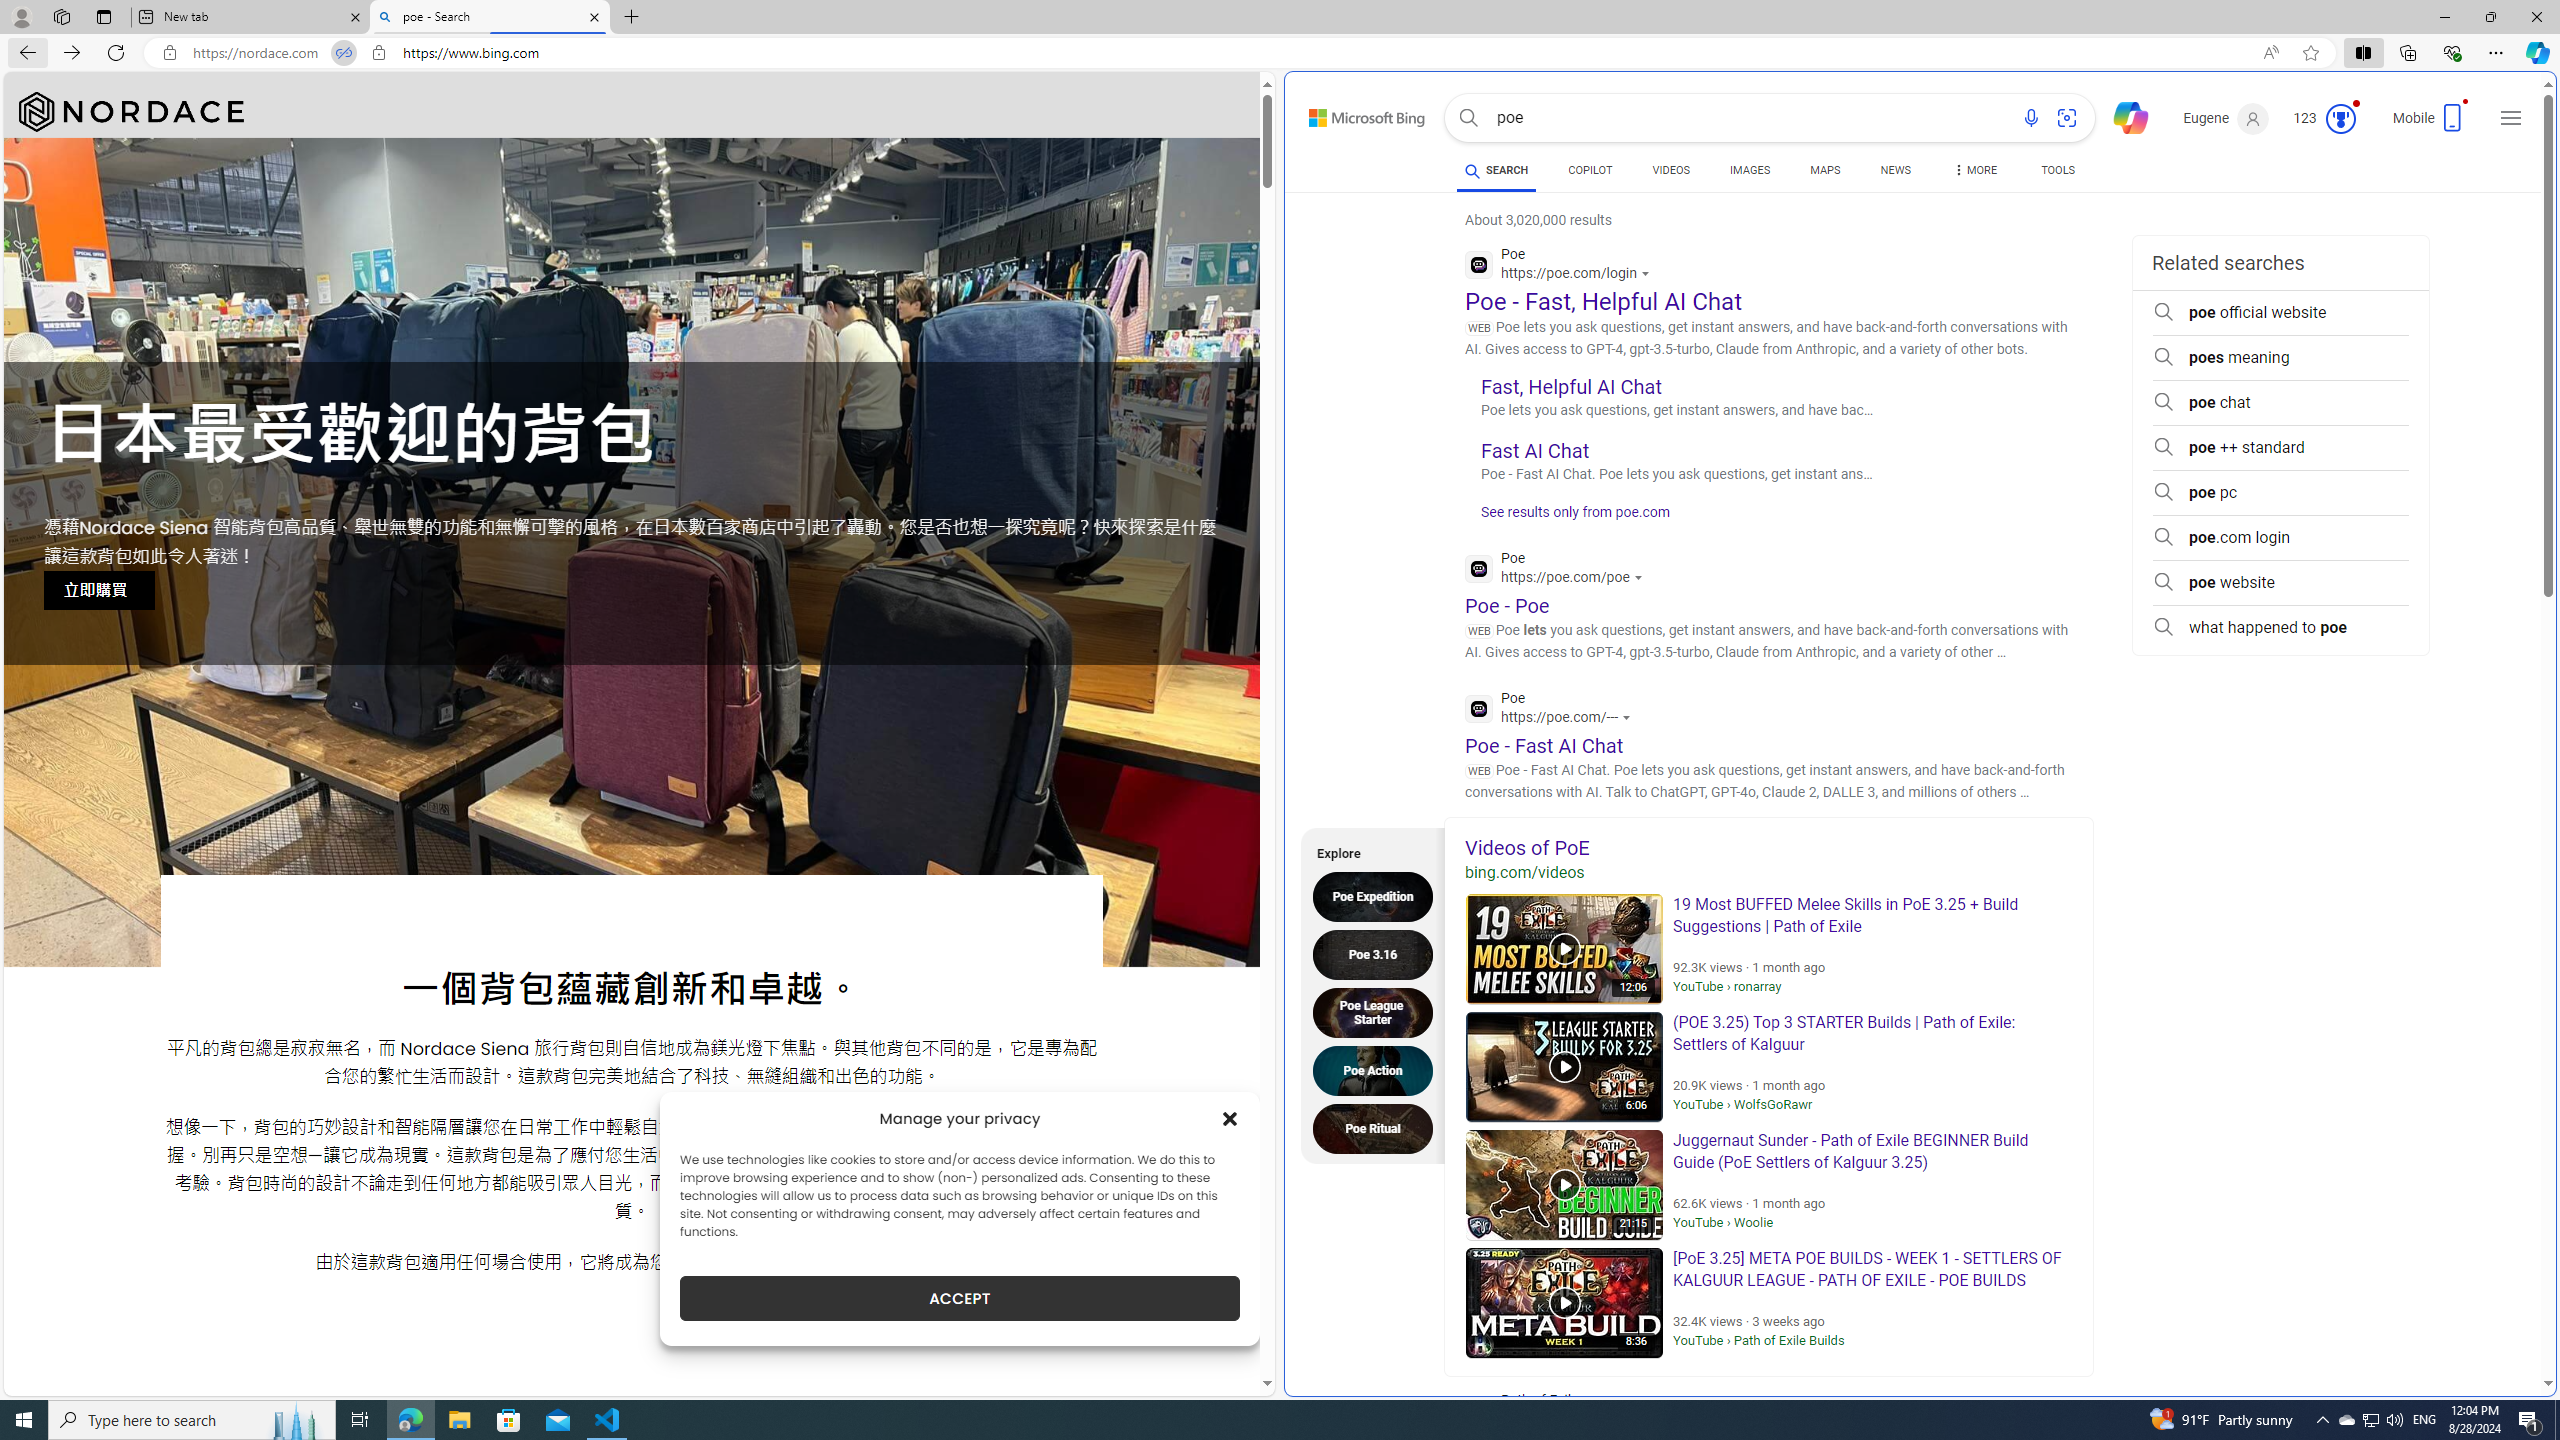  Describe the element at coordinates (1825, 172) in the screenshot. I see `'MAPS'` at that location.